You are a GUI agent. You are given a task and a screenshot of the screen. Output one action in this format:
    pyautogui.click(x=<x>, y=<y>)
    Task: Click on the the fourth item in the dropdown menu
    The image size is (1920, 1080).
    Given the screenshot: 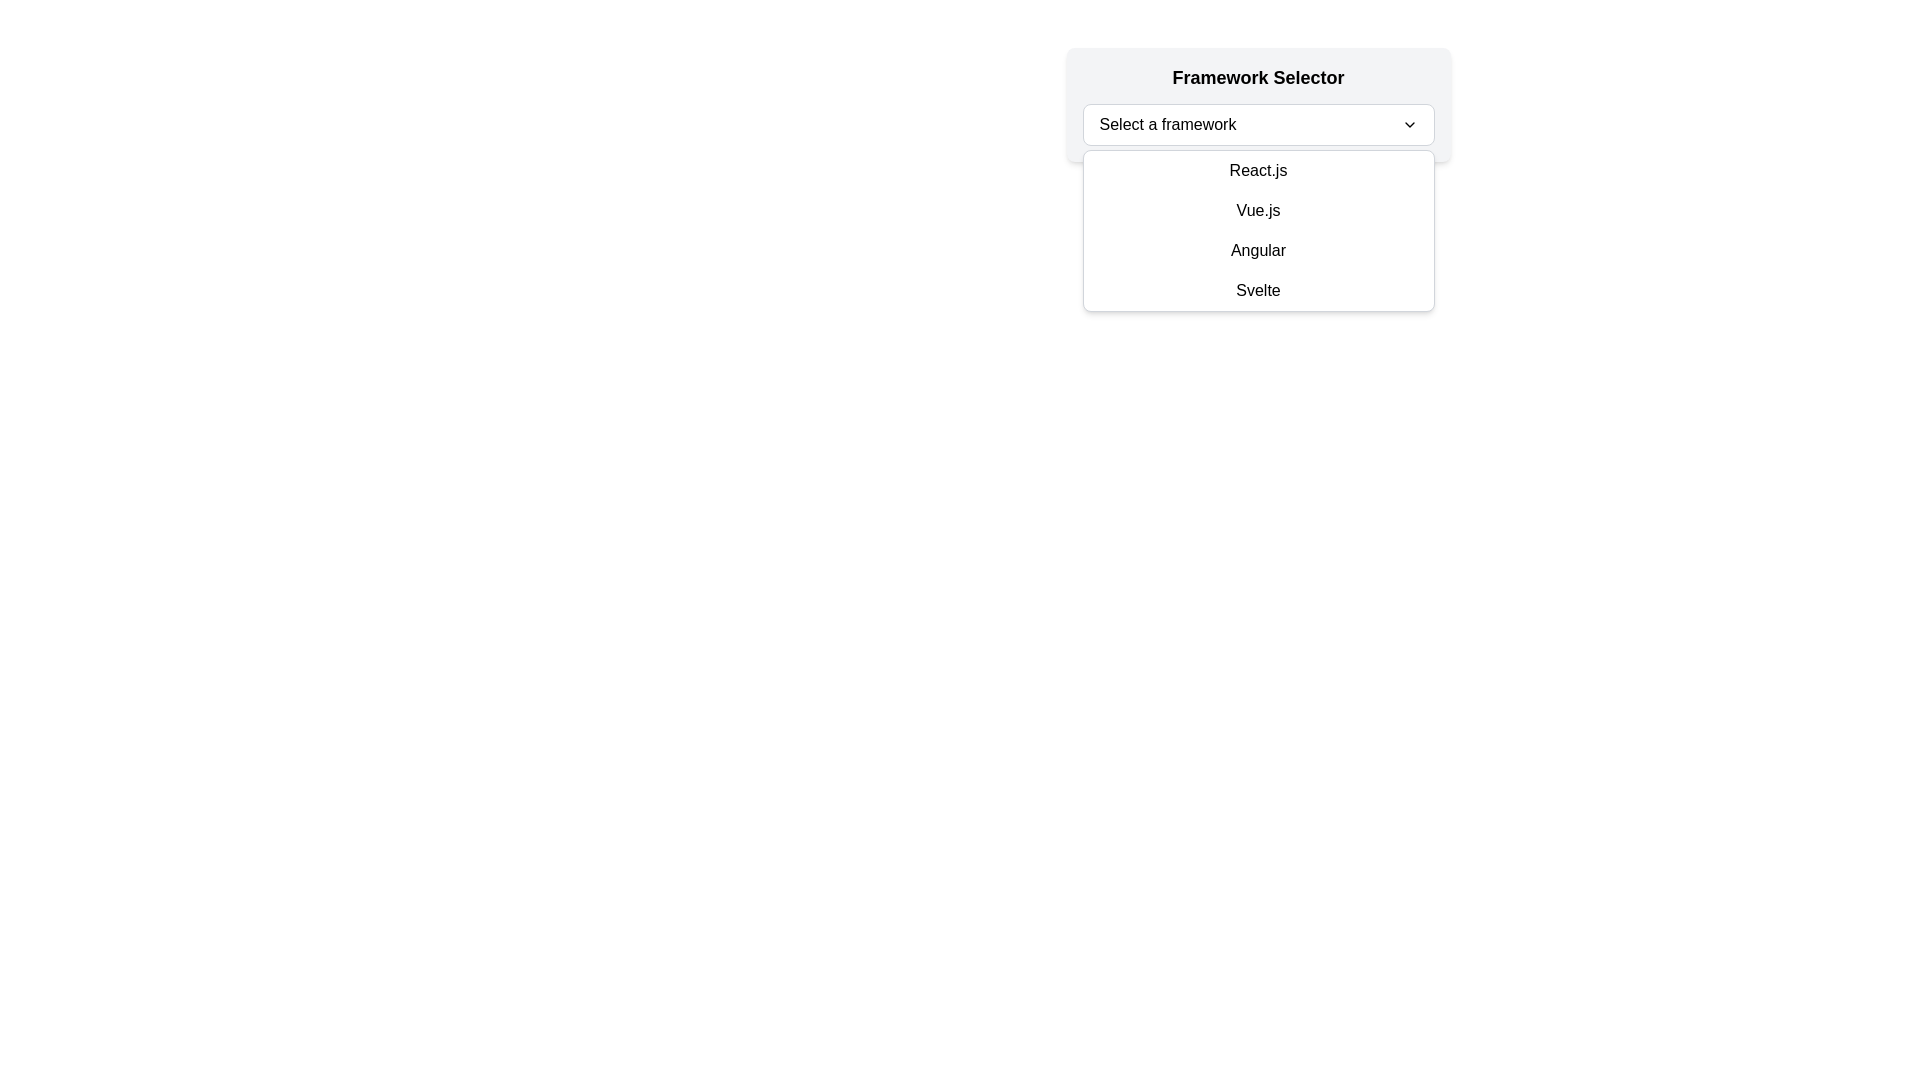 What is the action you would take?
    pyautogui.click(x=1257, y=290)
    